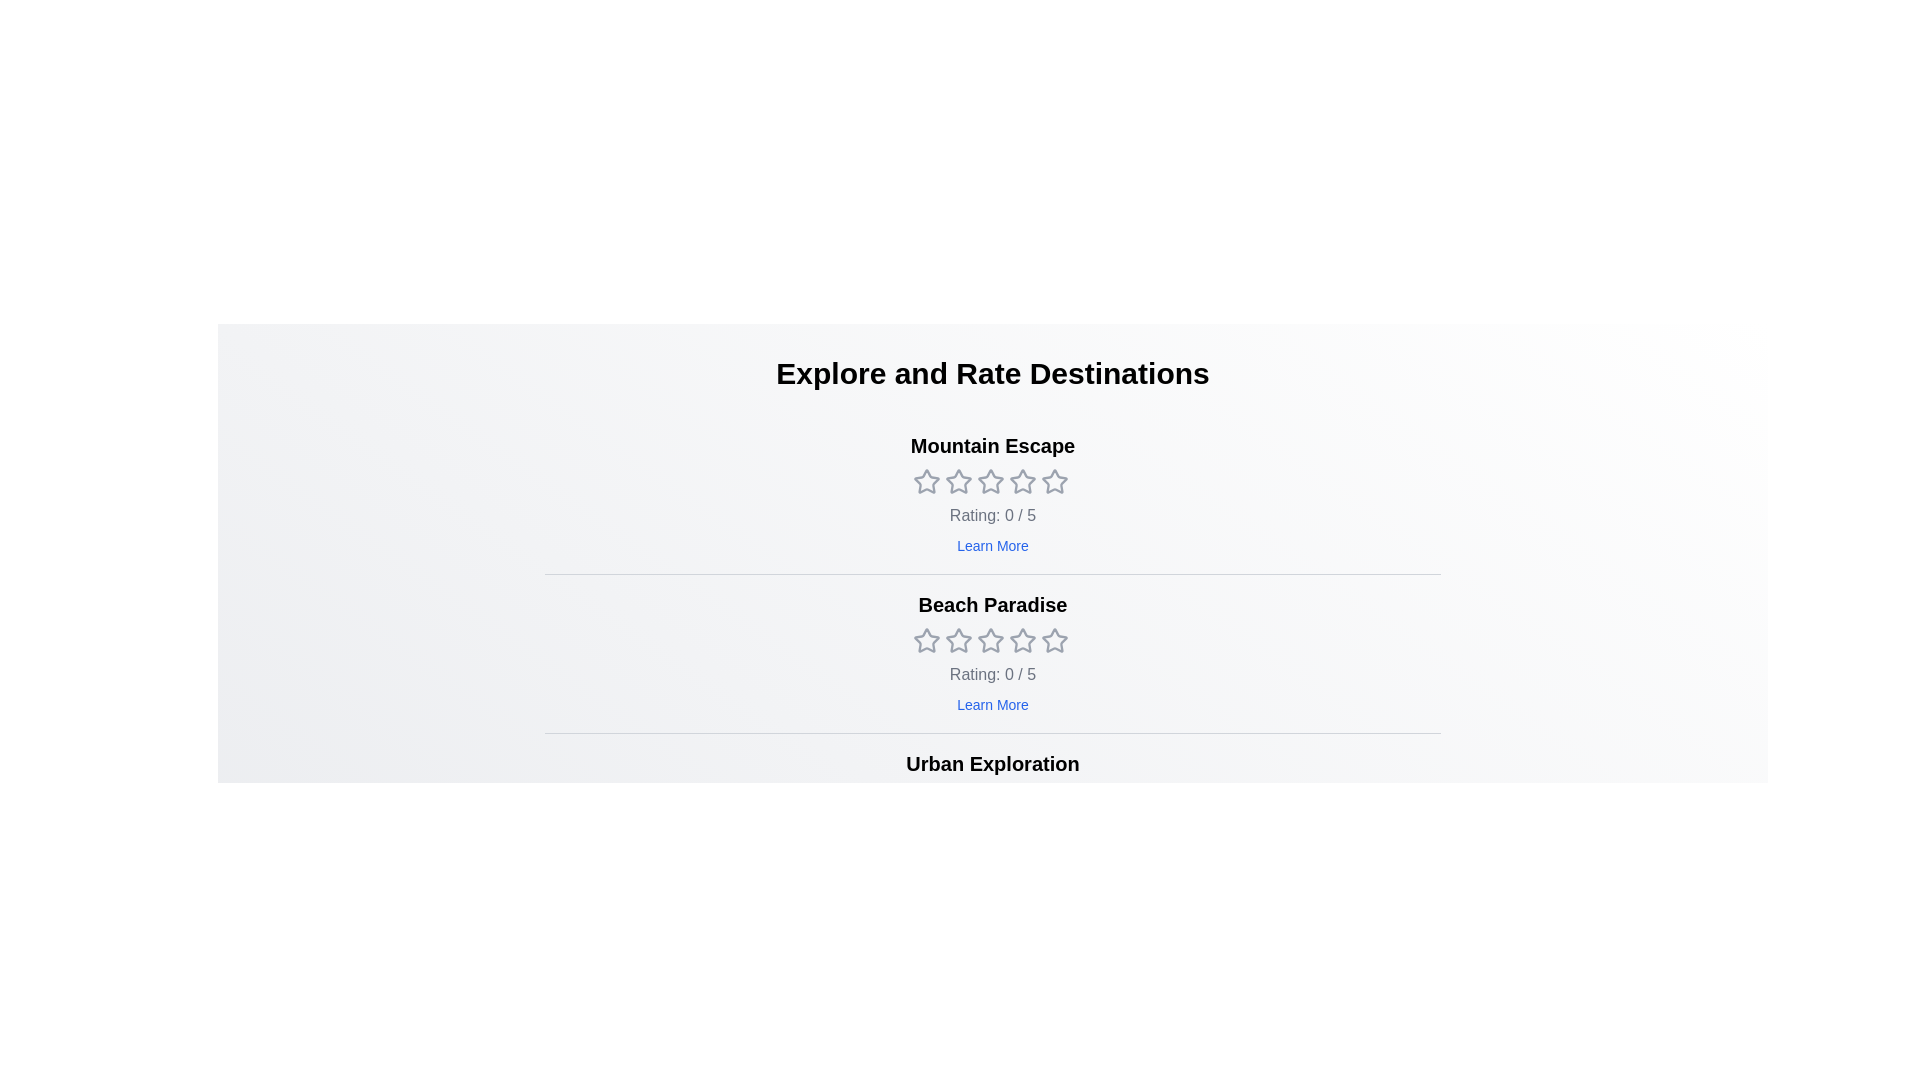 The width and height of the screenshot is (1920, 1080). What do you see at coordinates (993, 546) in the screenshot?
I see `the 'Learn More' button for the destination 'Mountain Escape'` at bounding box center [993, 546].